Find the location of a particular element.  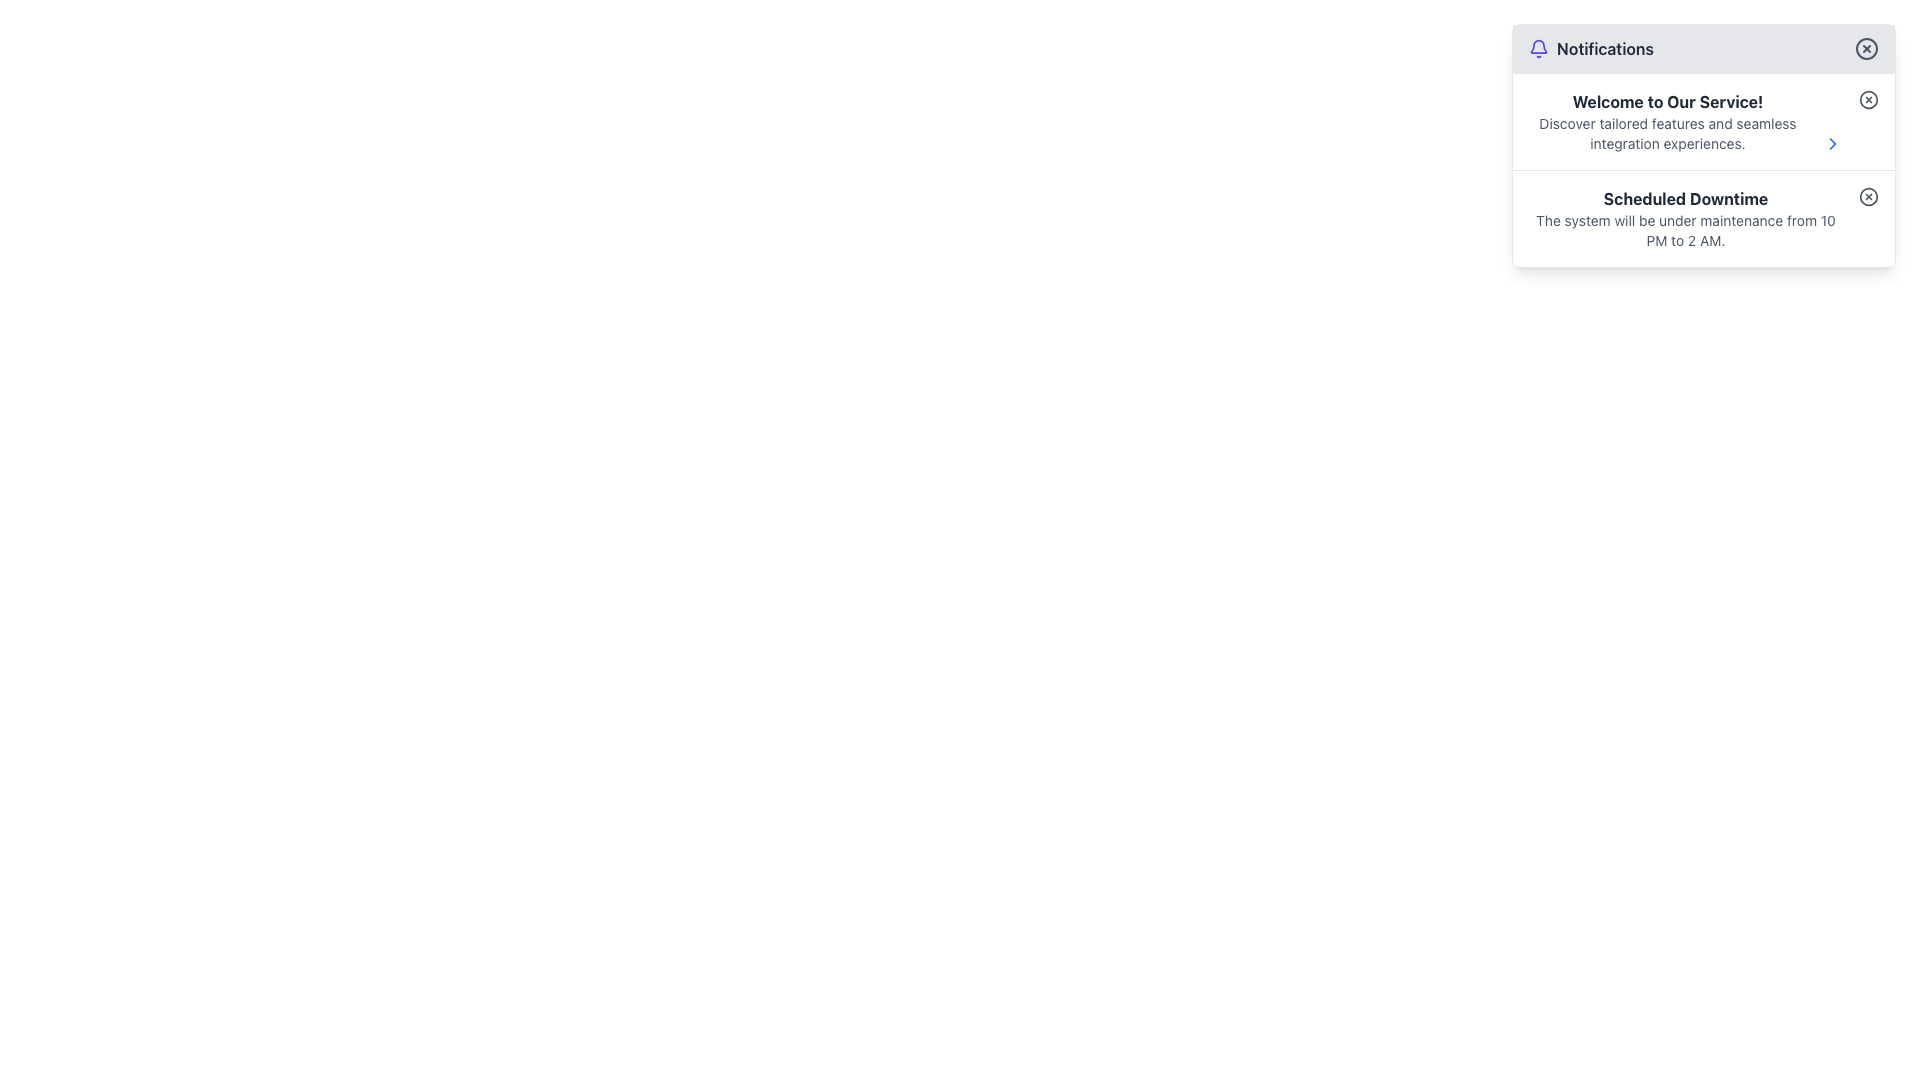

the icon within the notifications tray that indicates more details or actions related to the associated notification, located to the right of the notification message is located at coordinates (1833, 142).